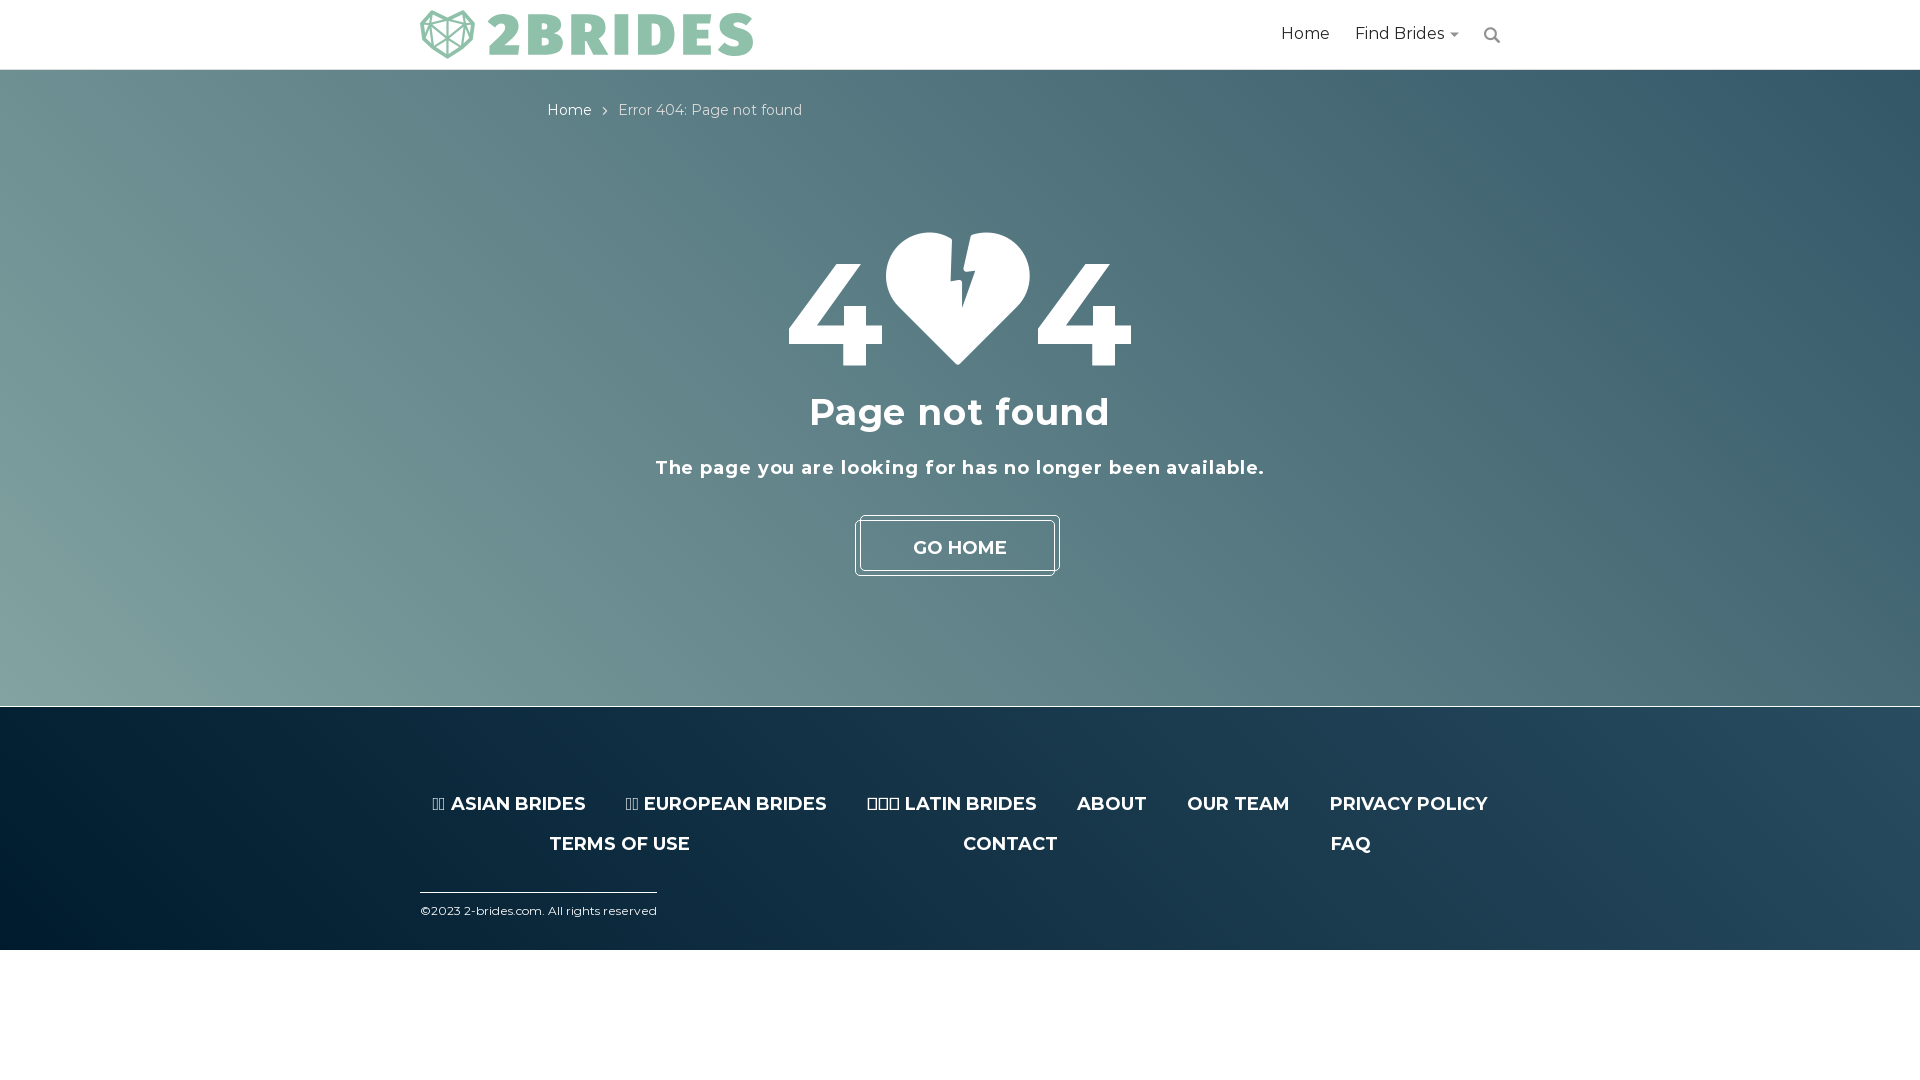 Image resolution: width=1920 pixels, height=1080 pixels. What do you see at coordinates (568, 110) in the screenshot?
I see `'Home'` at bounding box center [568, 110].